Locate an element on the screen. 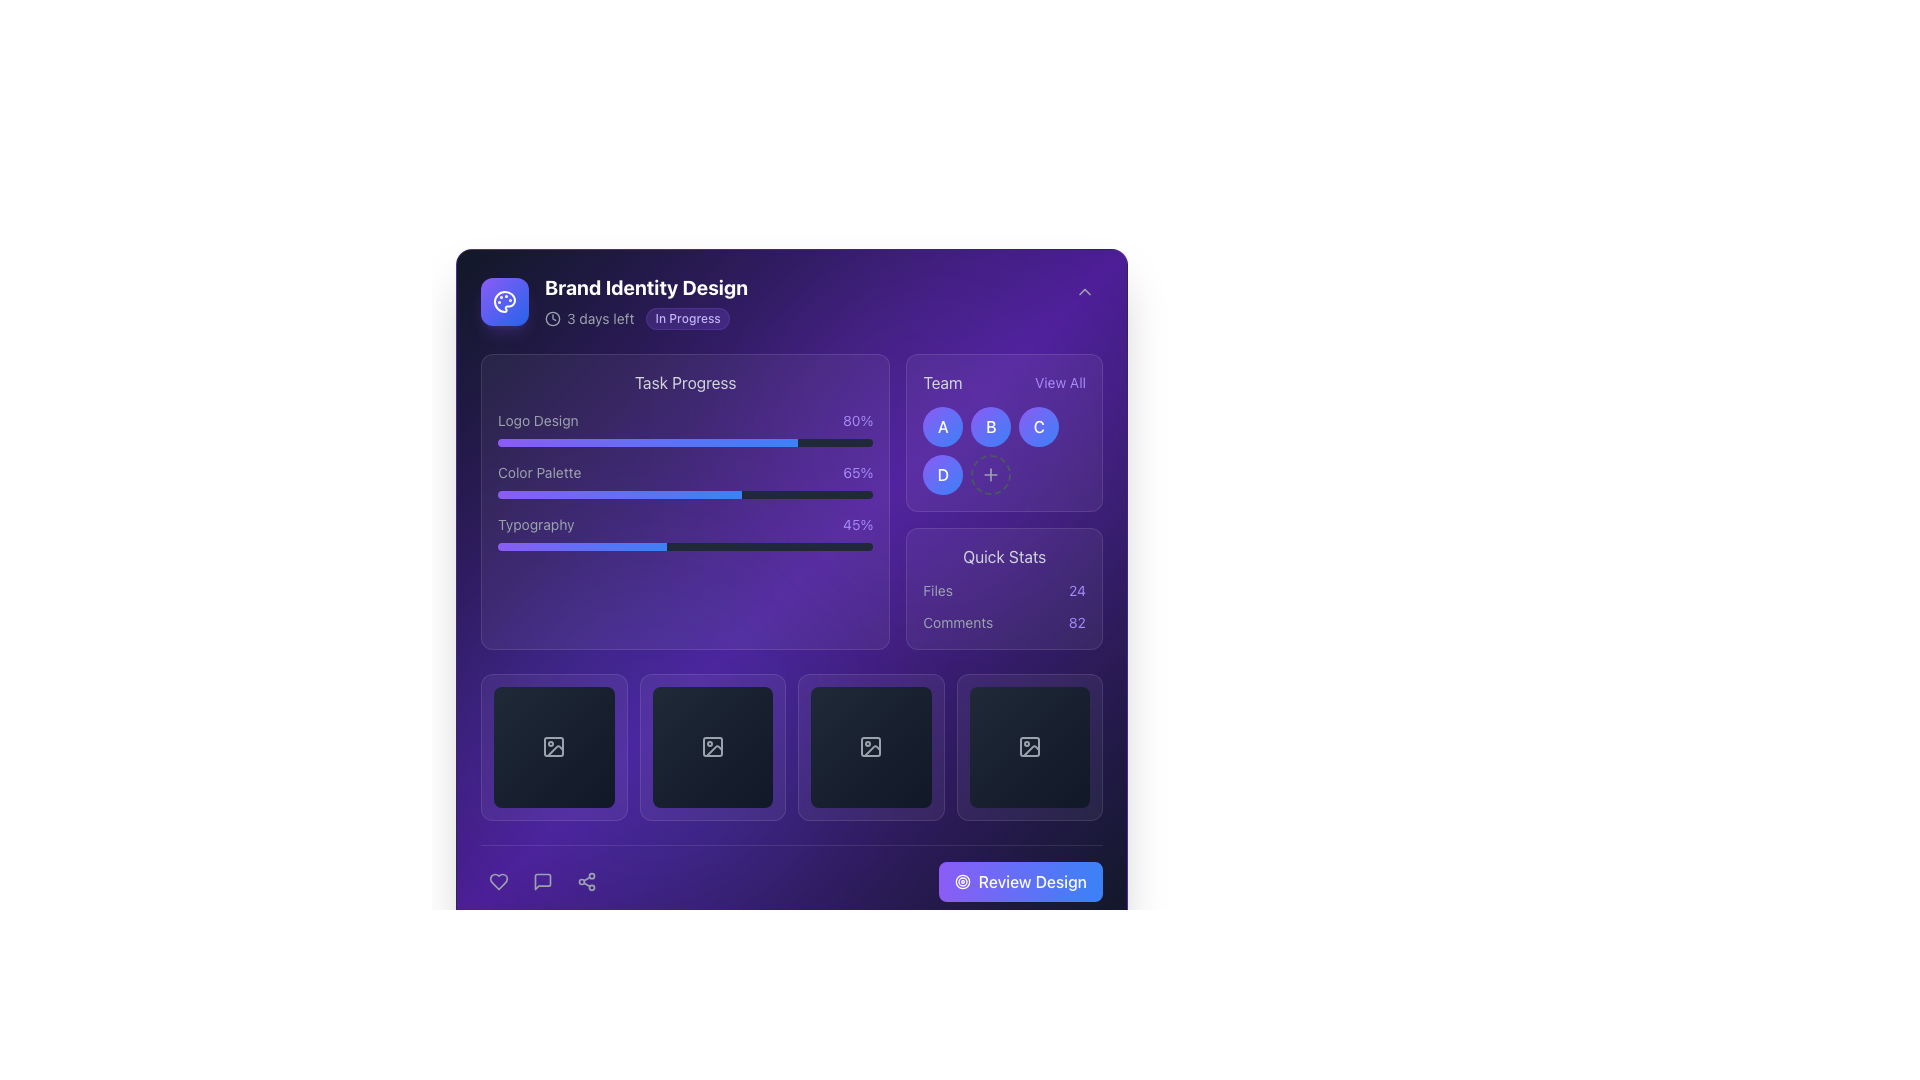 This screenshot has width=1920, height=1080. the heart icon located at the bottom left corner of the interface, which is used to represent liking or favoriting an element is located at coordinates (499, 880).